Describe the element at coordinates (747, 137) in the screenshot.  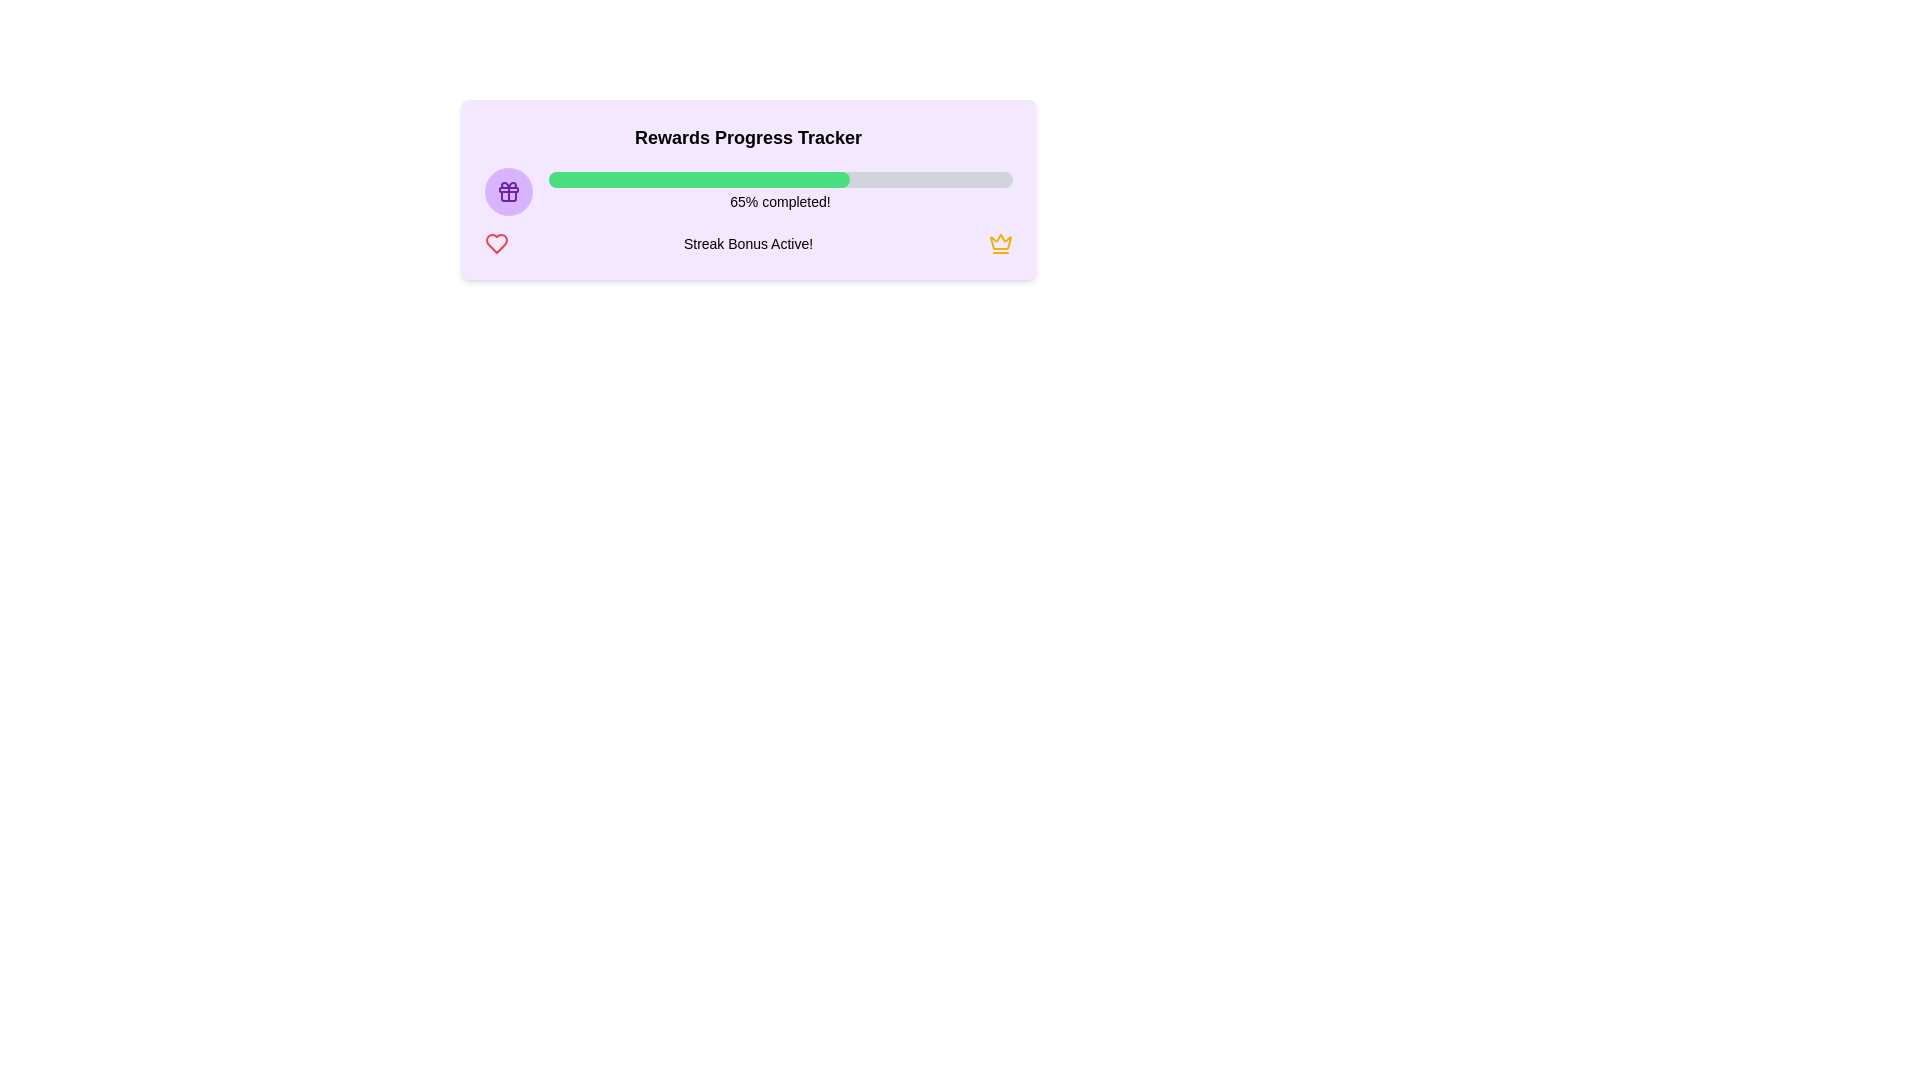
I see `the title text indicating the purpose of the content below it, which relates to tracking rewards progress` at that location.